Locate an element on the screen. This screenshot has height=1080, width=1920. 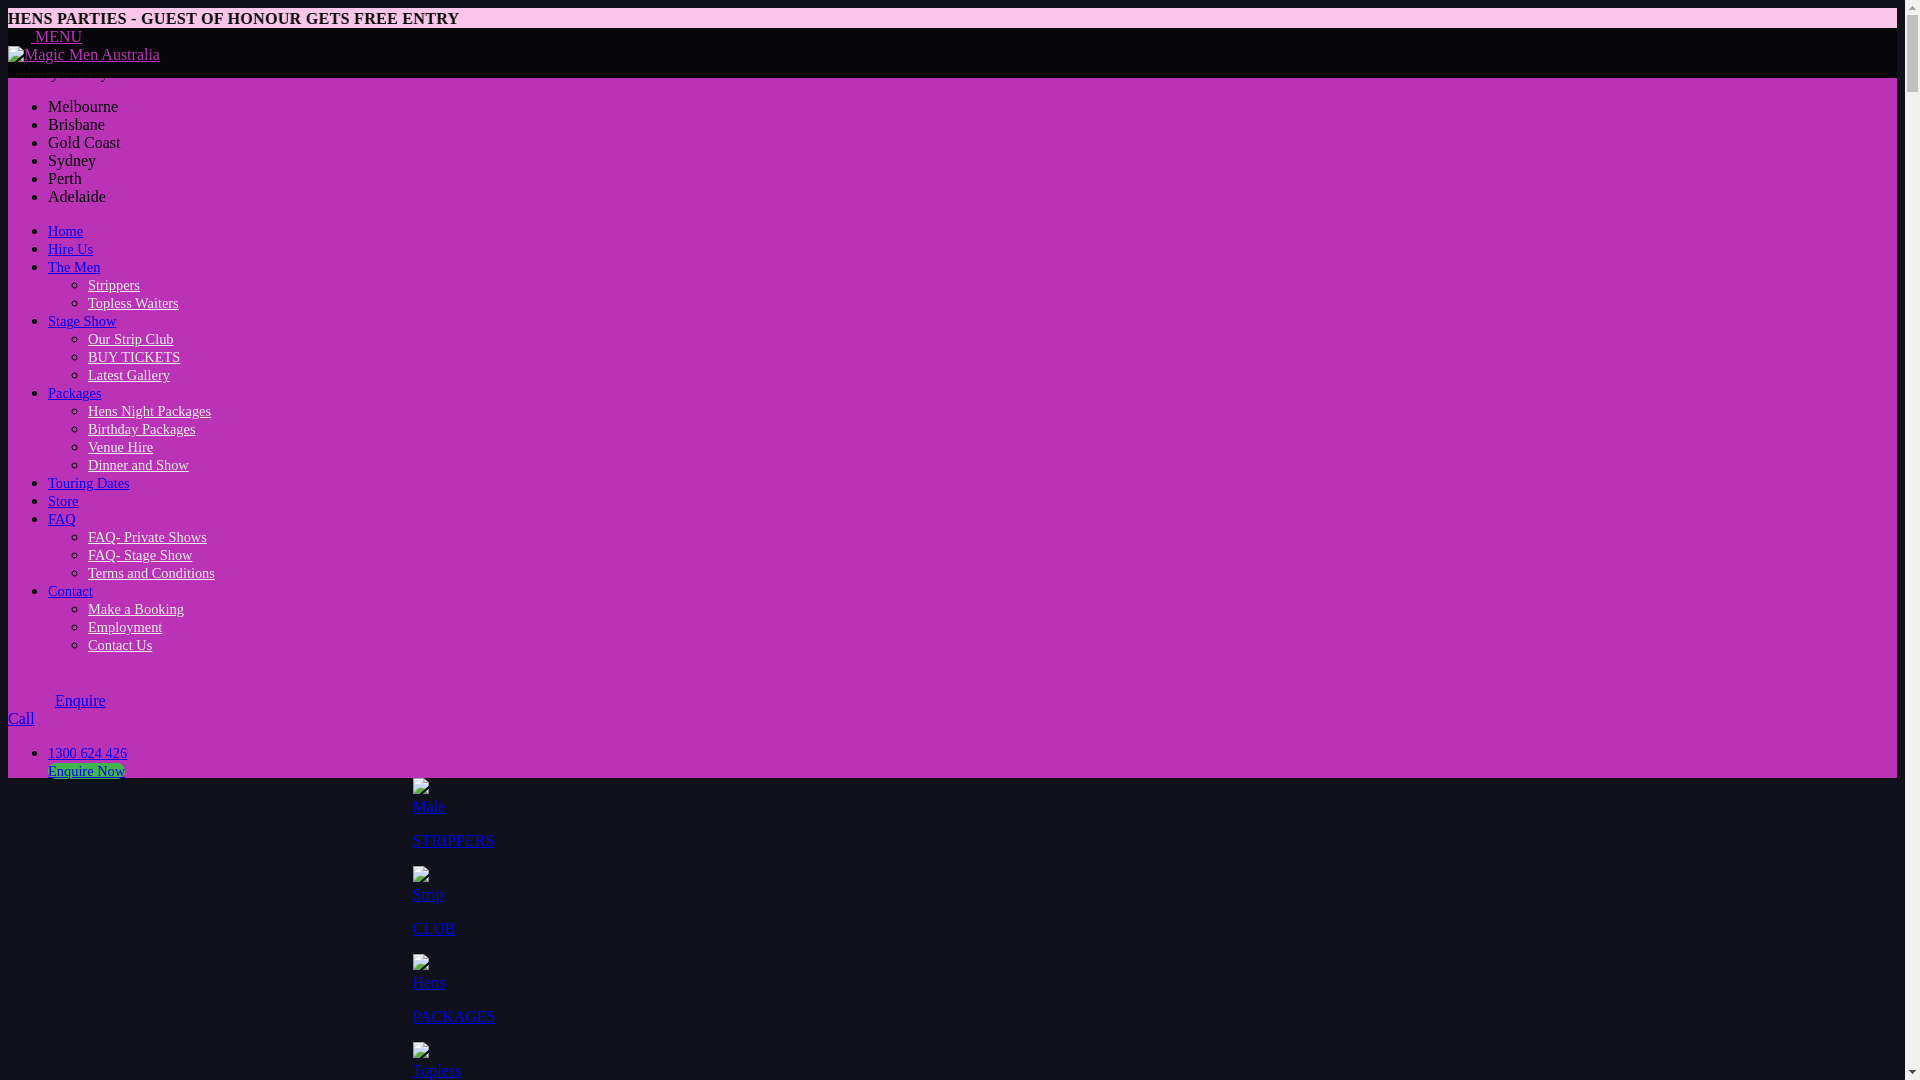
'Employment' is located at coordinates (123, 626).